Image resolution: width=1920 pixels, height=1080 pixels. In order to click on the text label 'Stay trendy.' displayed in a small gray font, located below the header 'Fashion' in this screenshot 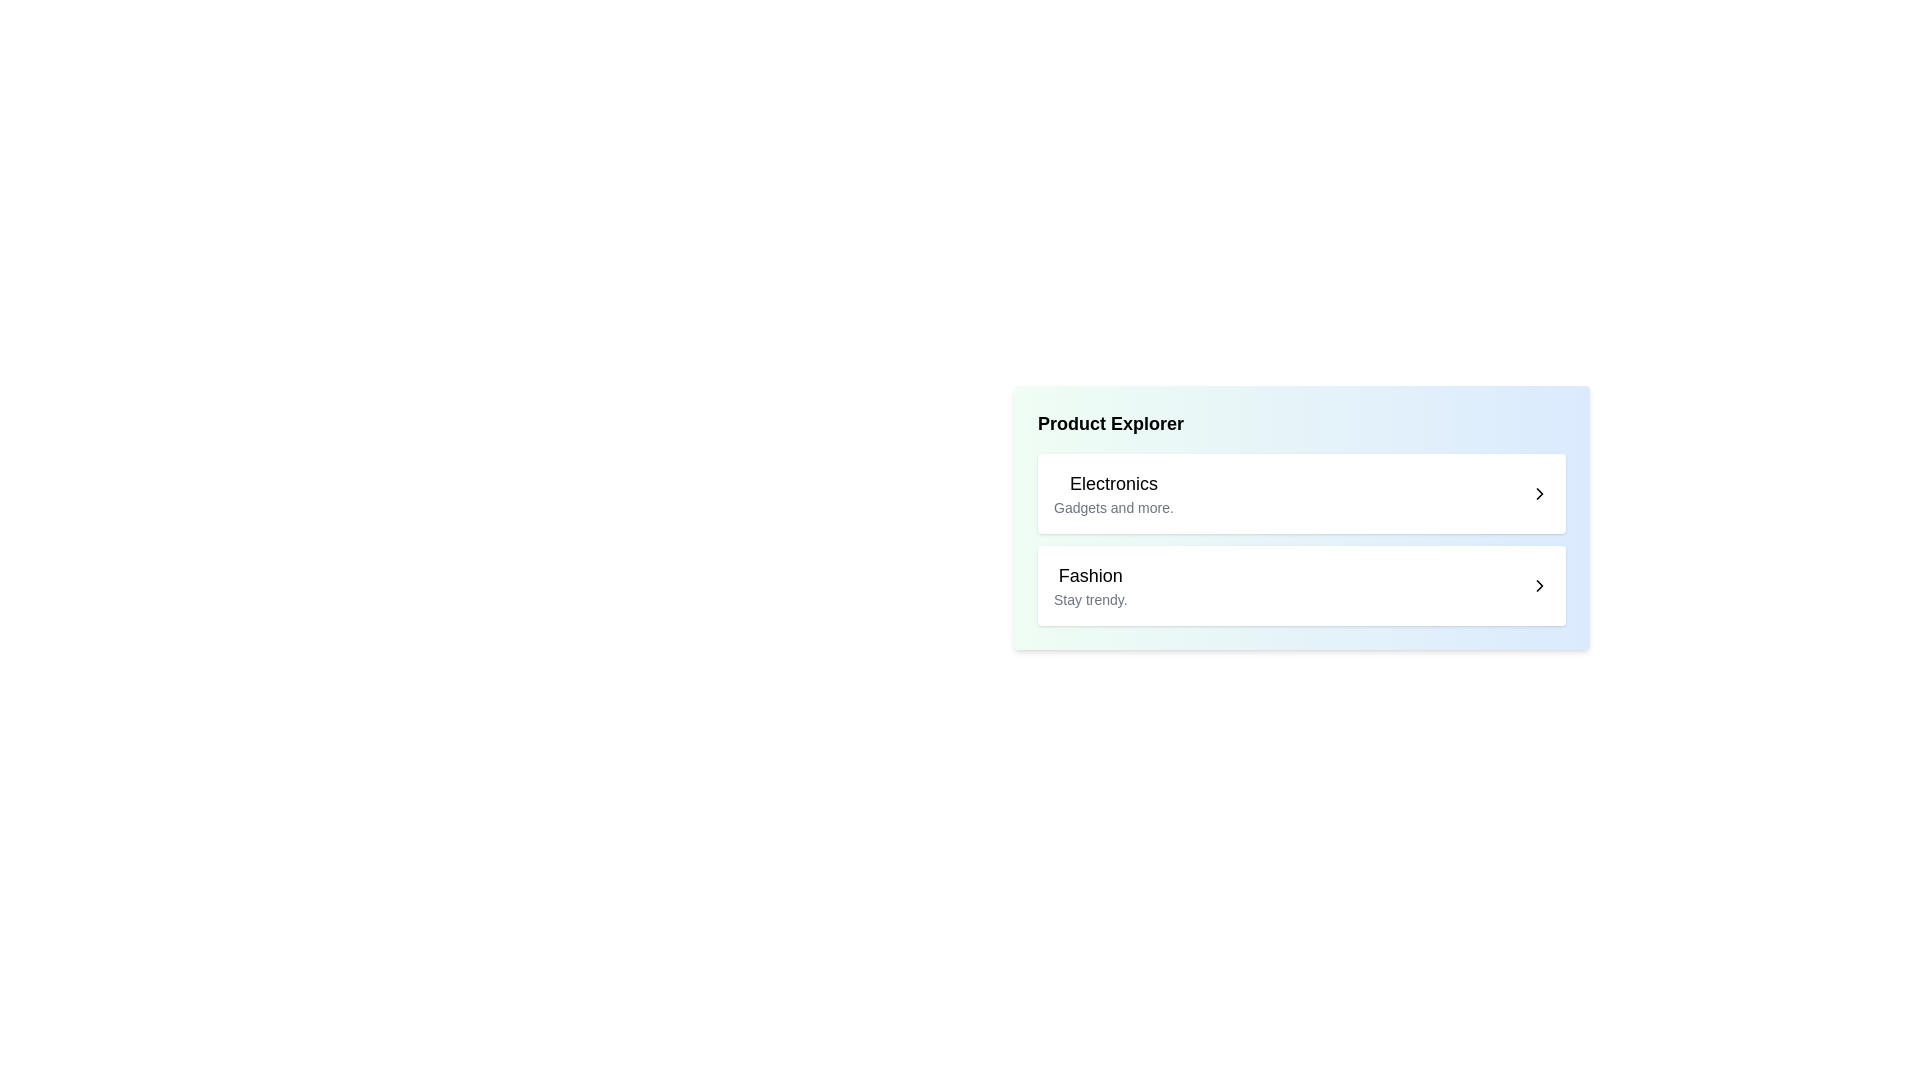, I will do `click(1089, 599)`.